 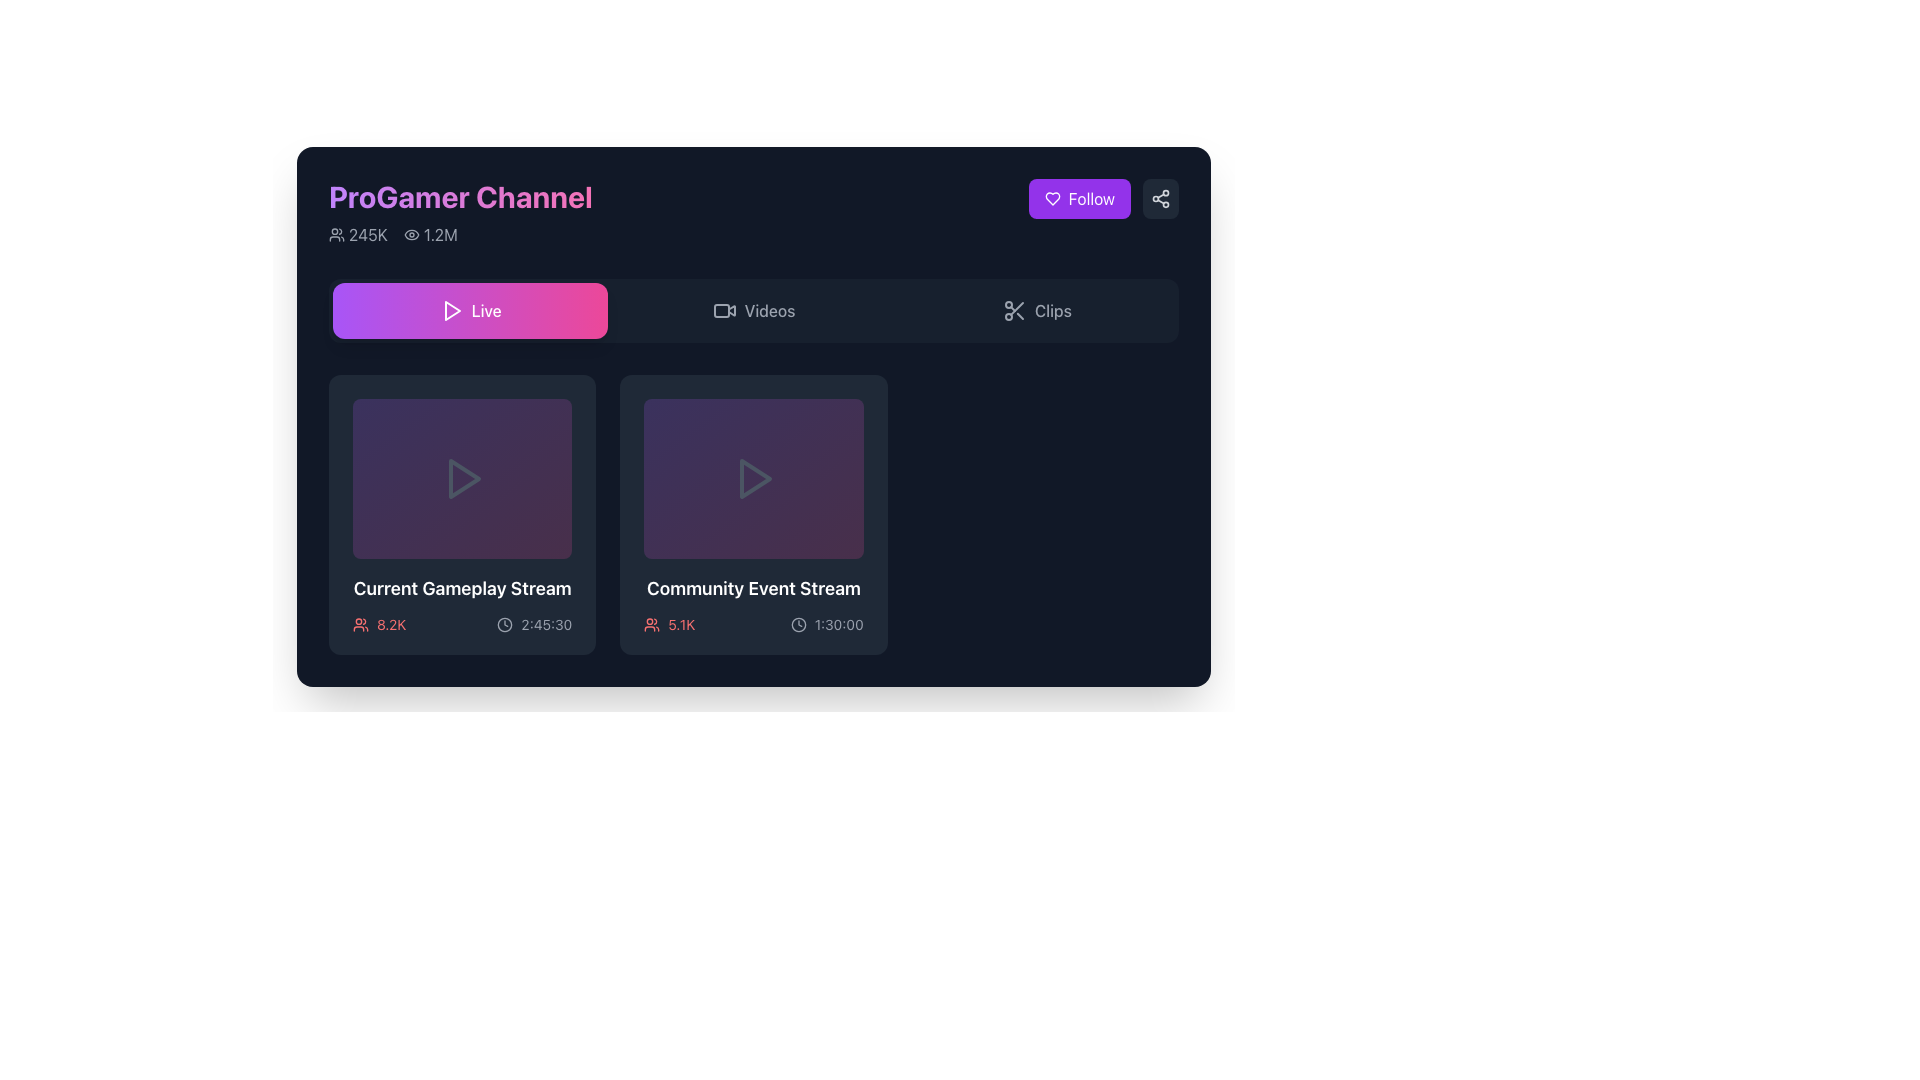 I want to click on the informational label indicating '1.2M views', which is positioned to the right of the user icon displaying '245K' under 'ProGamer Channel', so click(x=429, y=234).